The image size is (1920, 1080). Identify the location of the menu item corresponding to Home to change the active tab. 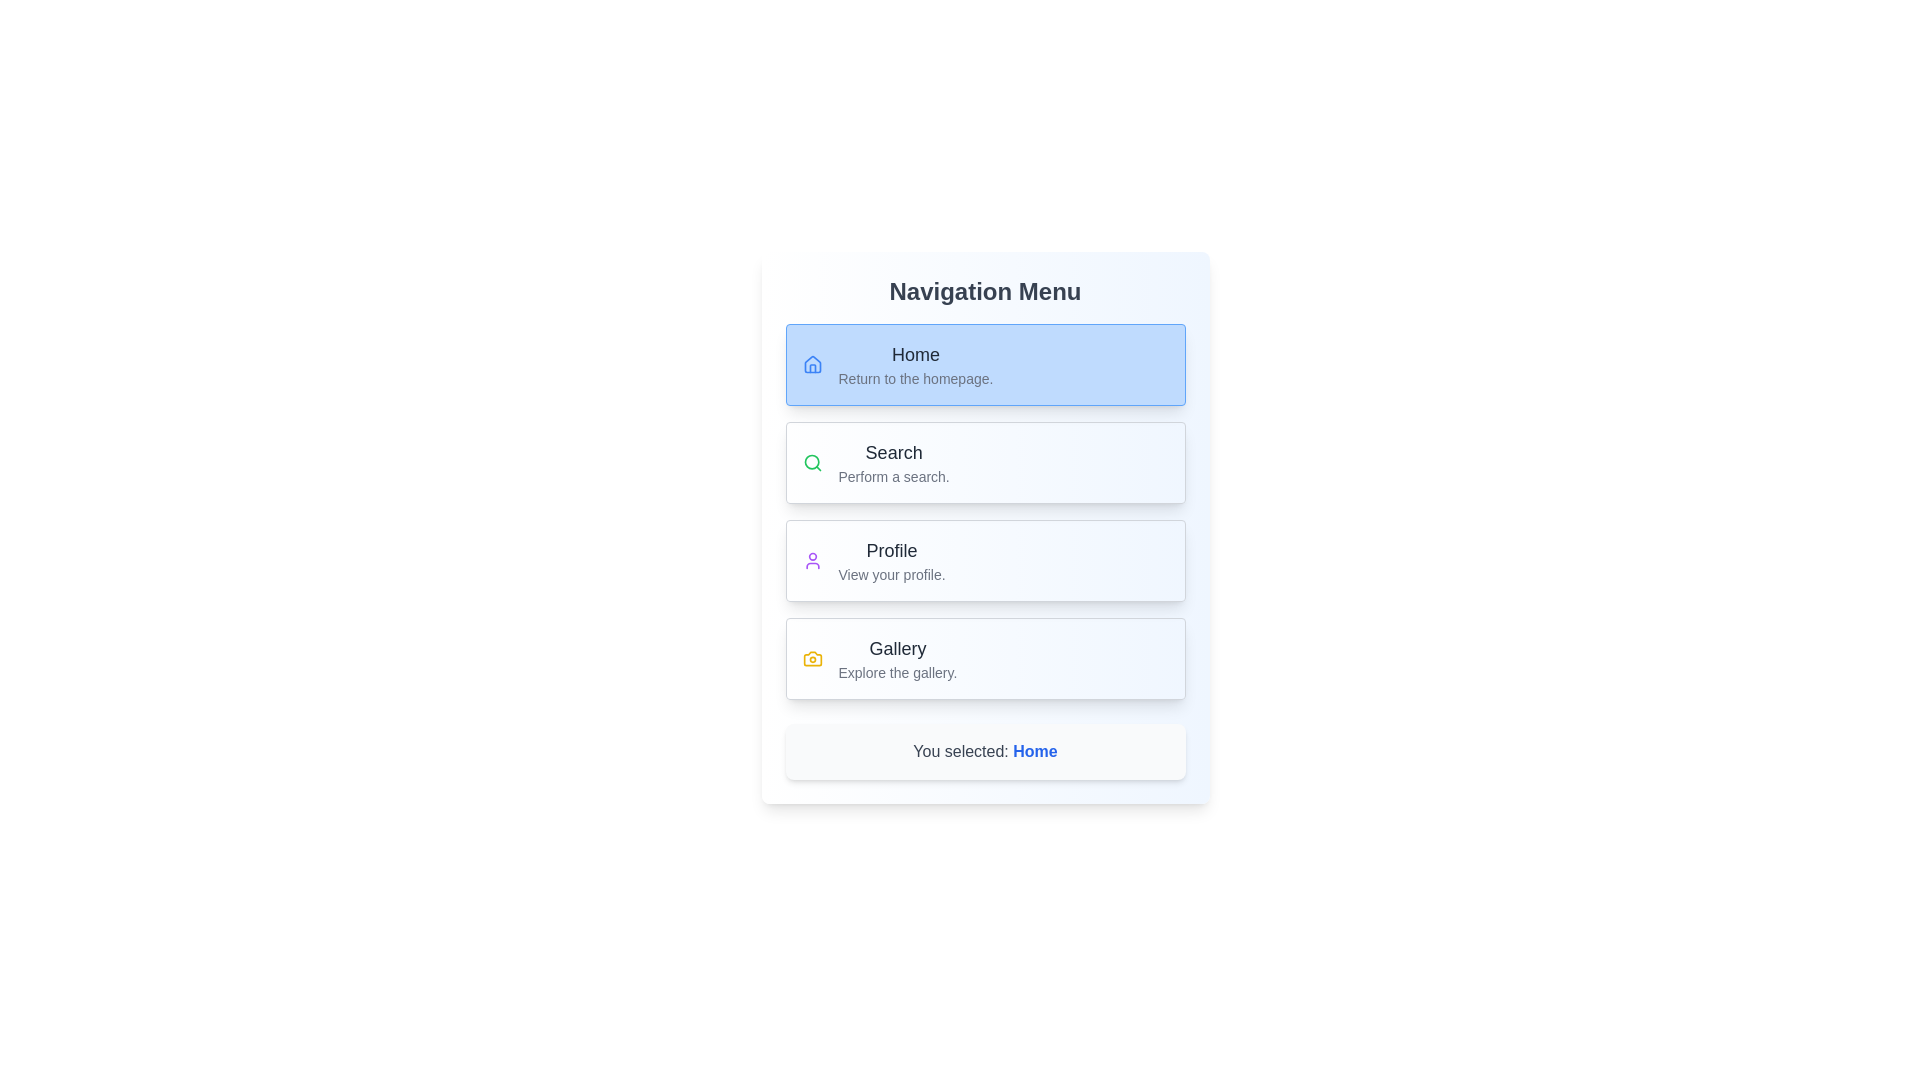
(985, 365).